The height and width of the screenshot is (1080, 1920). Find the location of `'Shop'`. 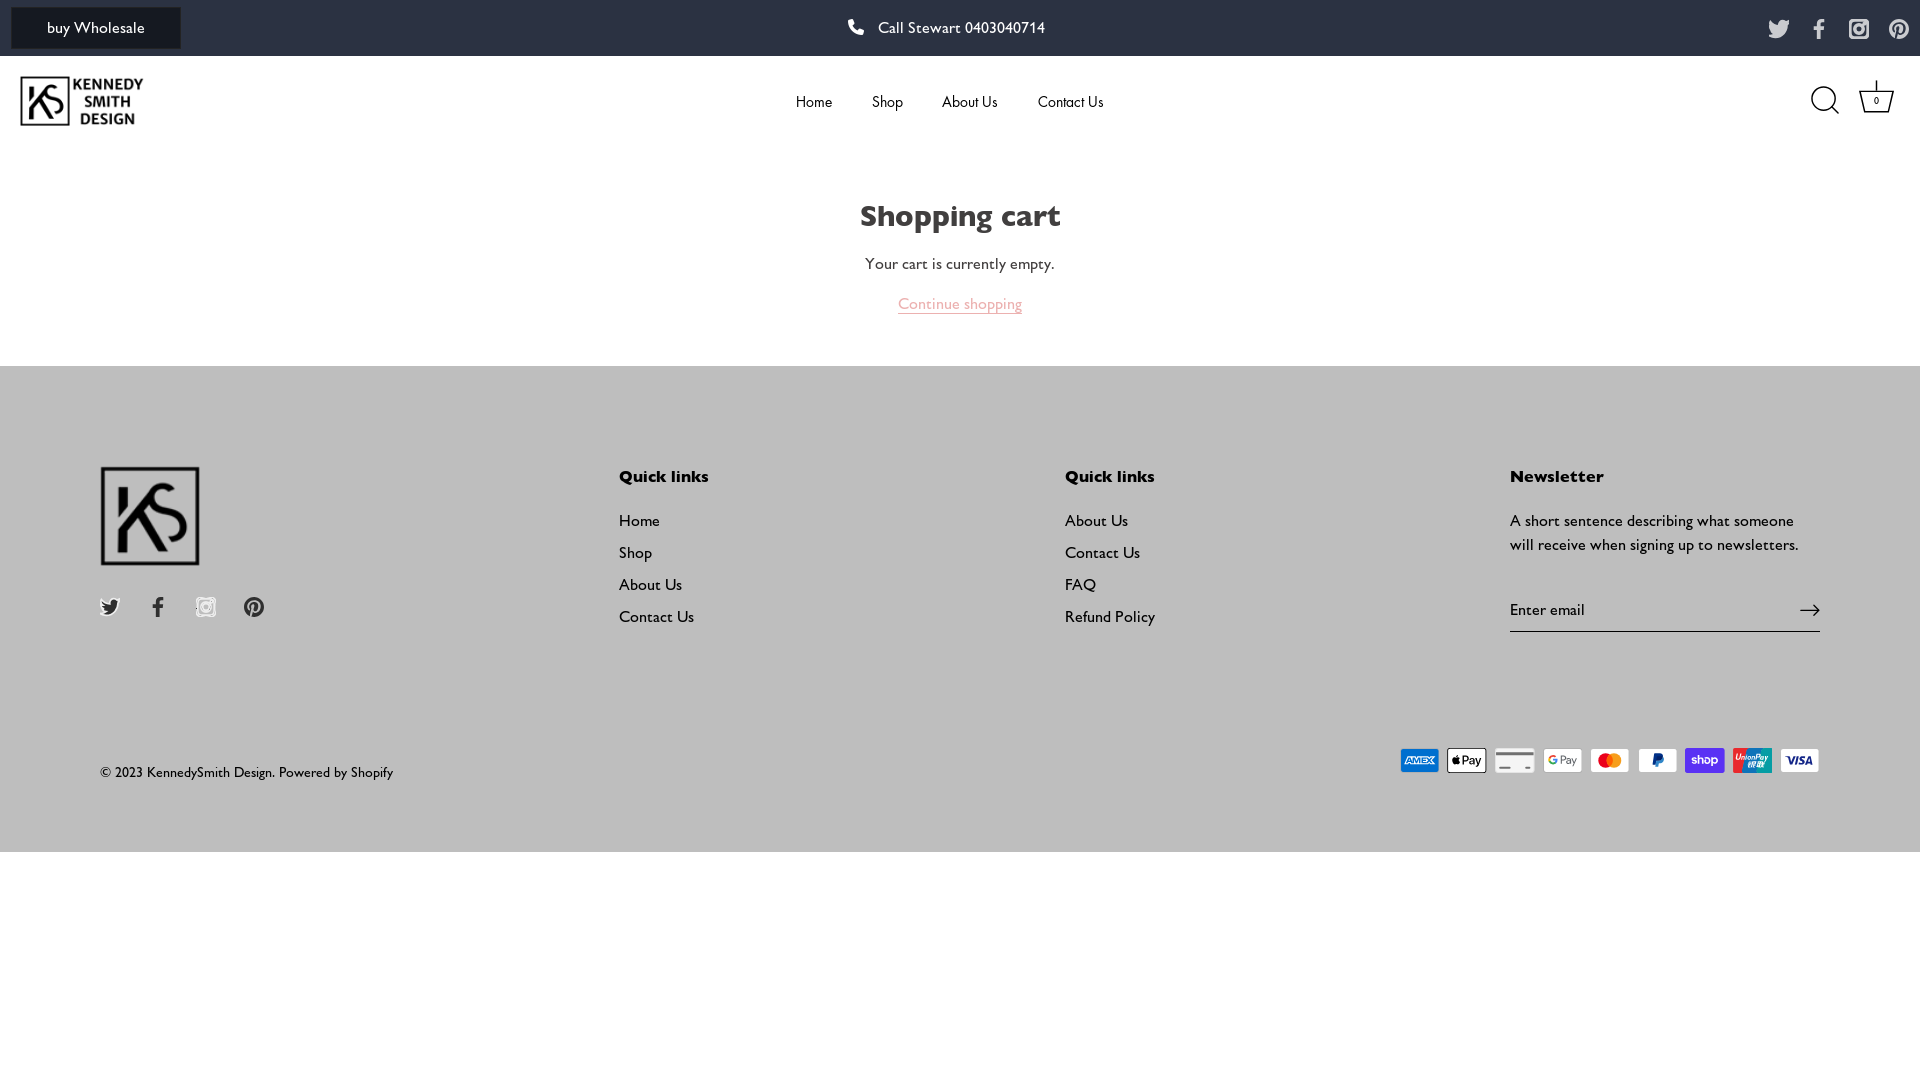

'Shop' is located at coordinates (634, 552).